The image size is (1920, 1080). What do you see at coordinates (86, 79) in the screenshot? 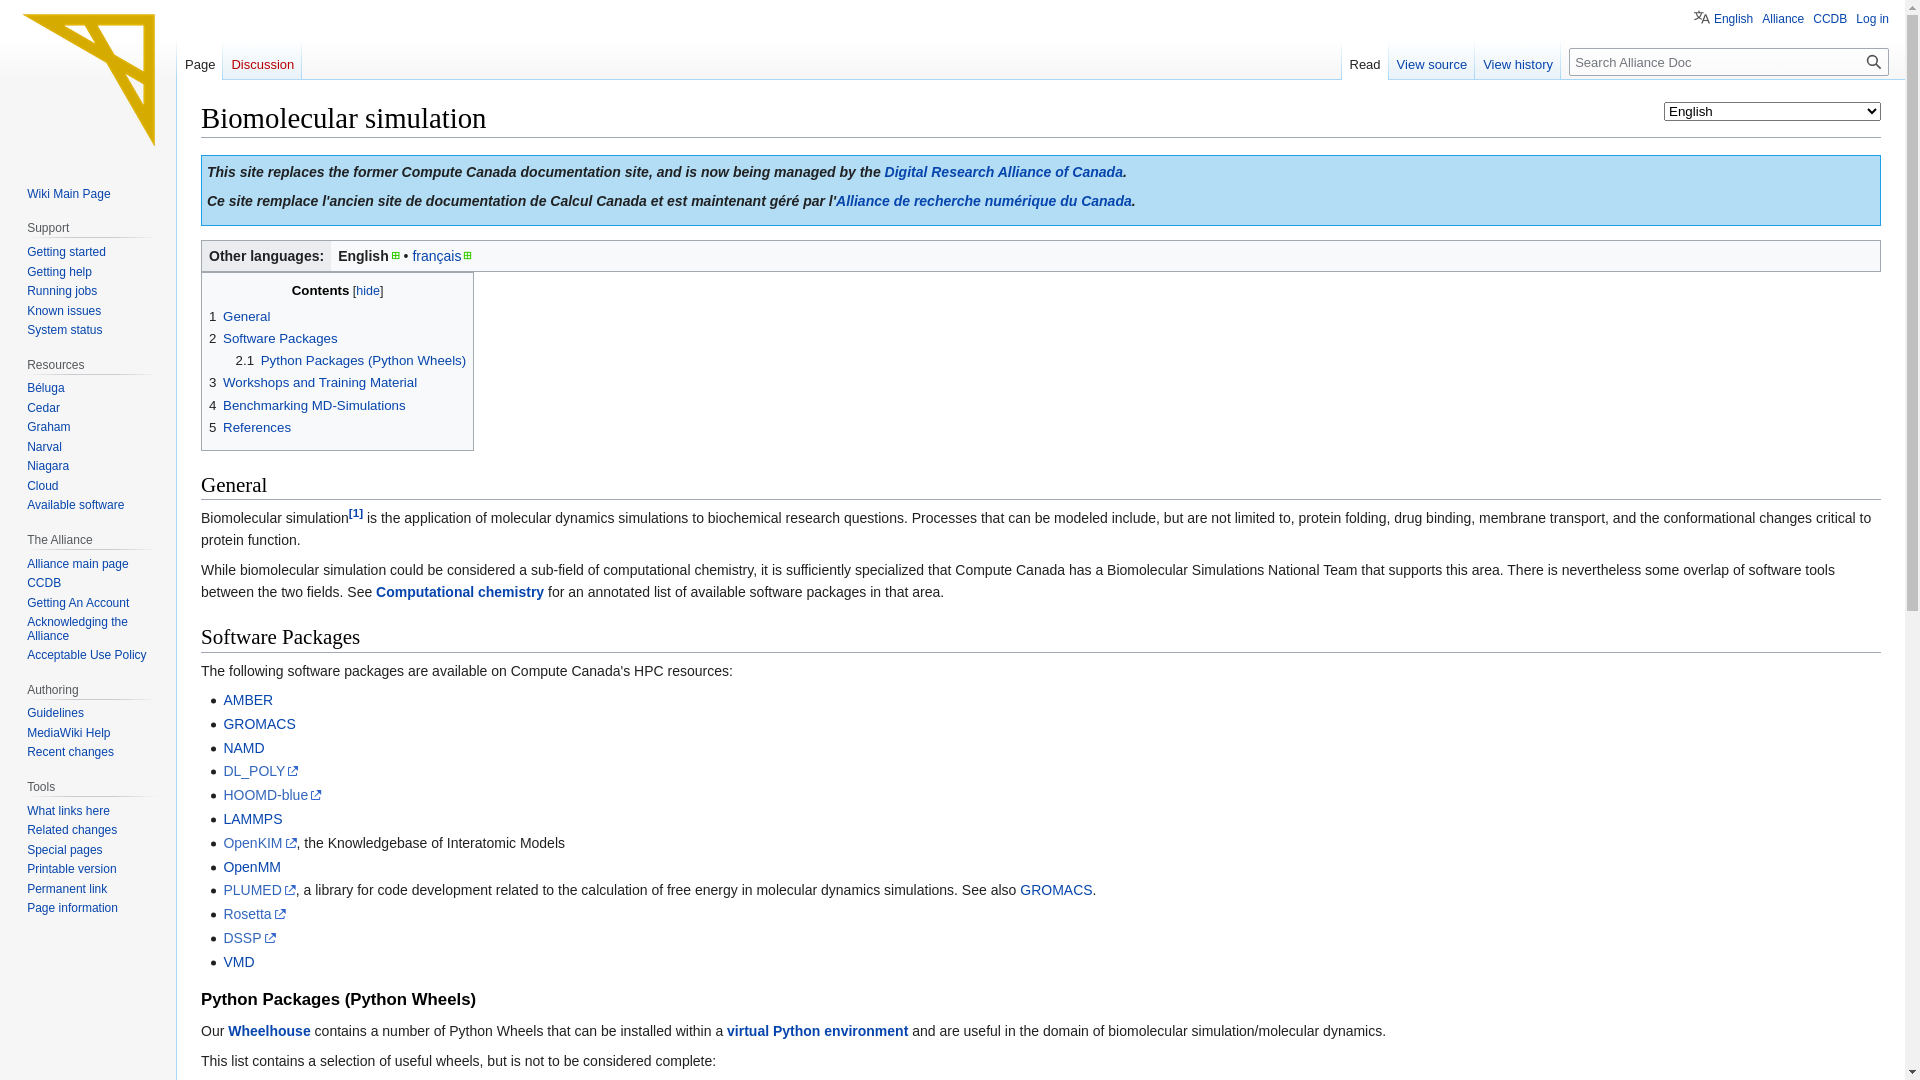
I see `'Visit the main page'` at bounding box center [86, 79].